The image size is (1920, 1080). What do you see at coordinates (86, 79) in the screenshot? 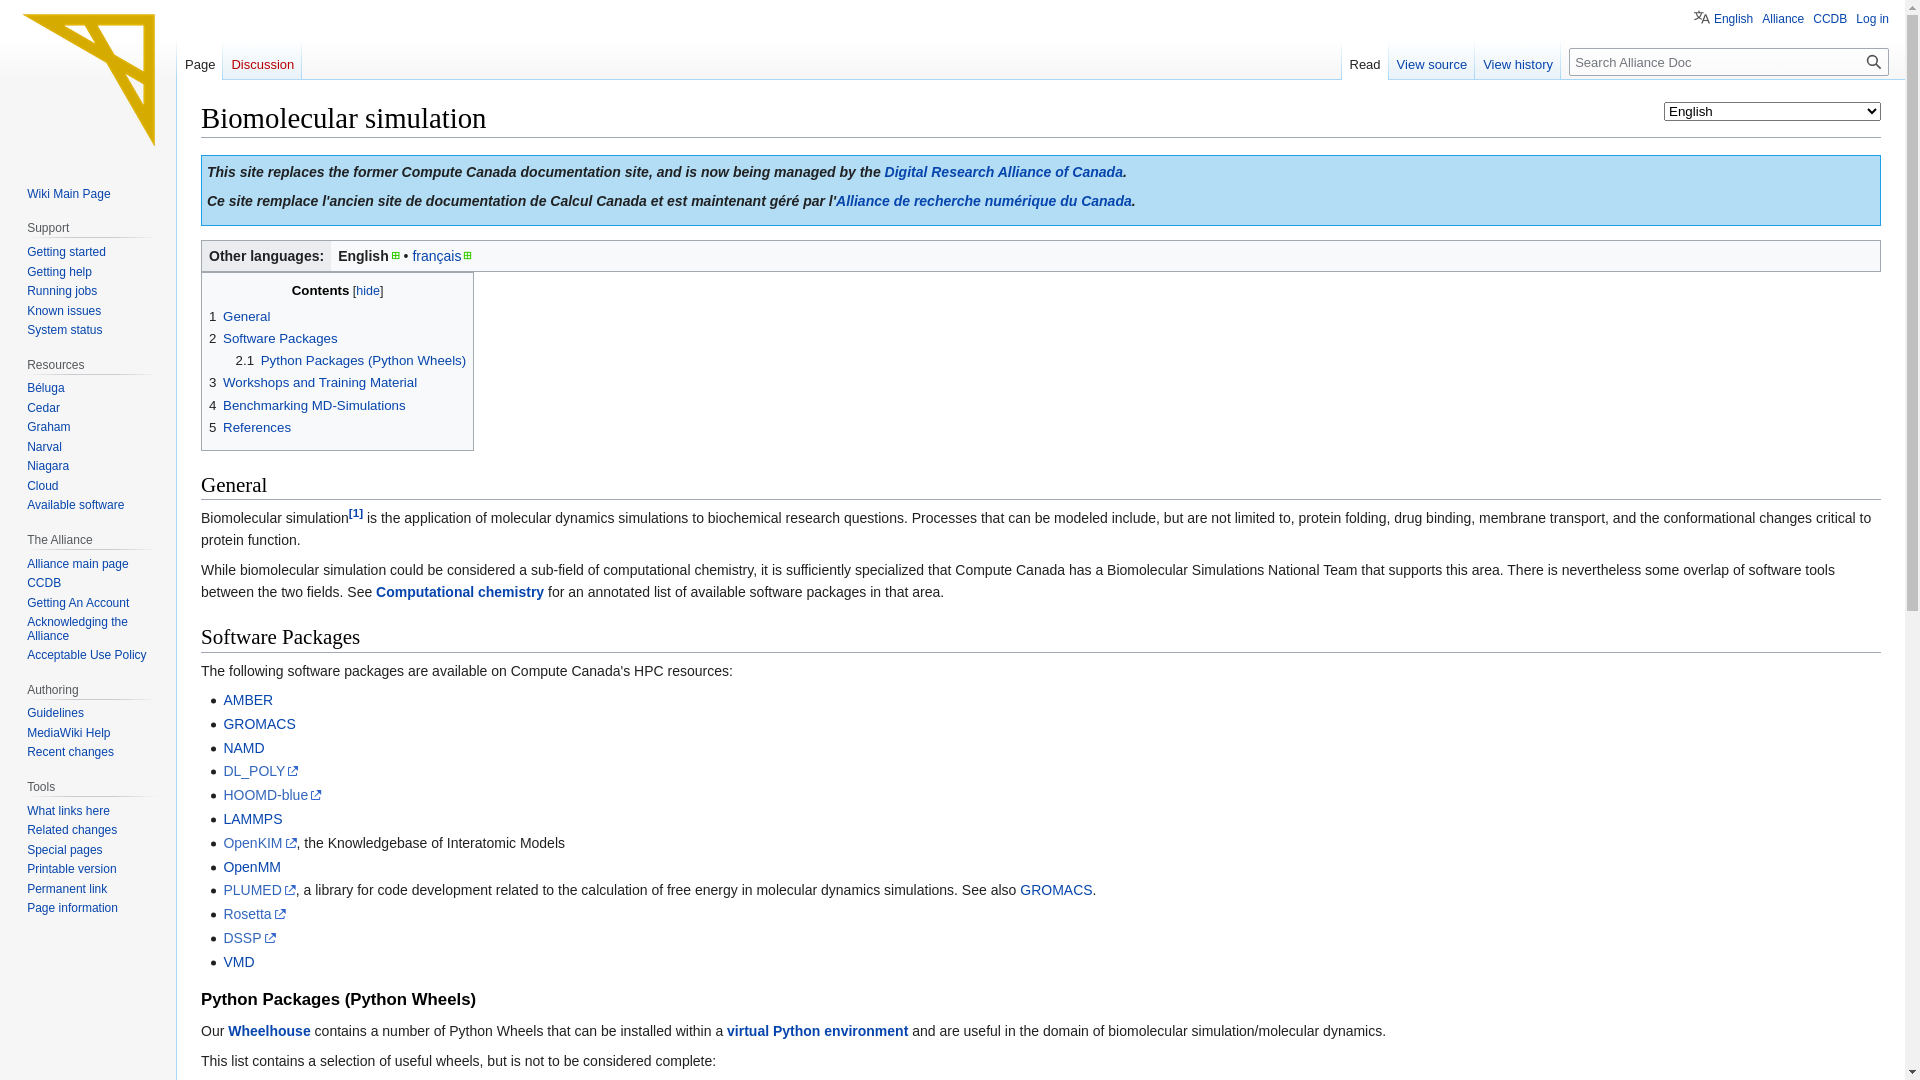
I see `'Visit the main page'` at bounding box center [86, 79].